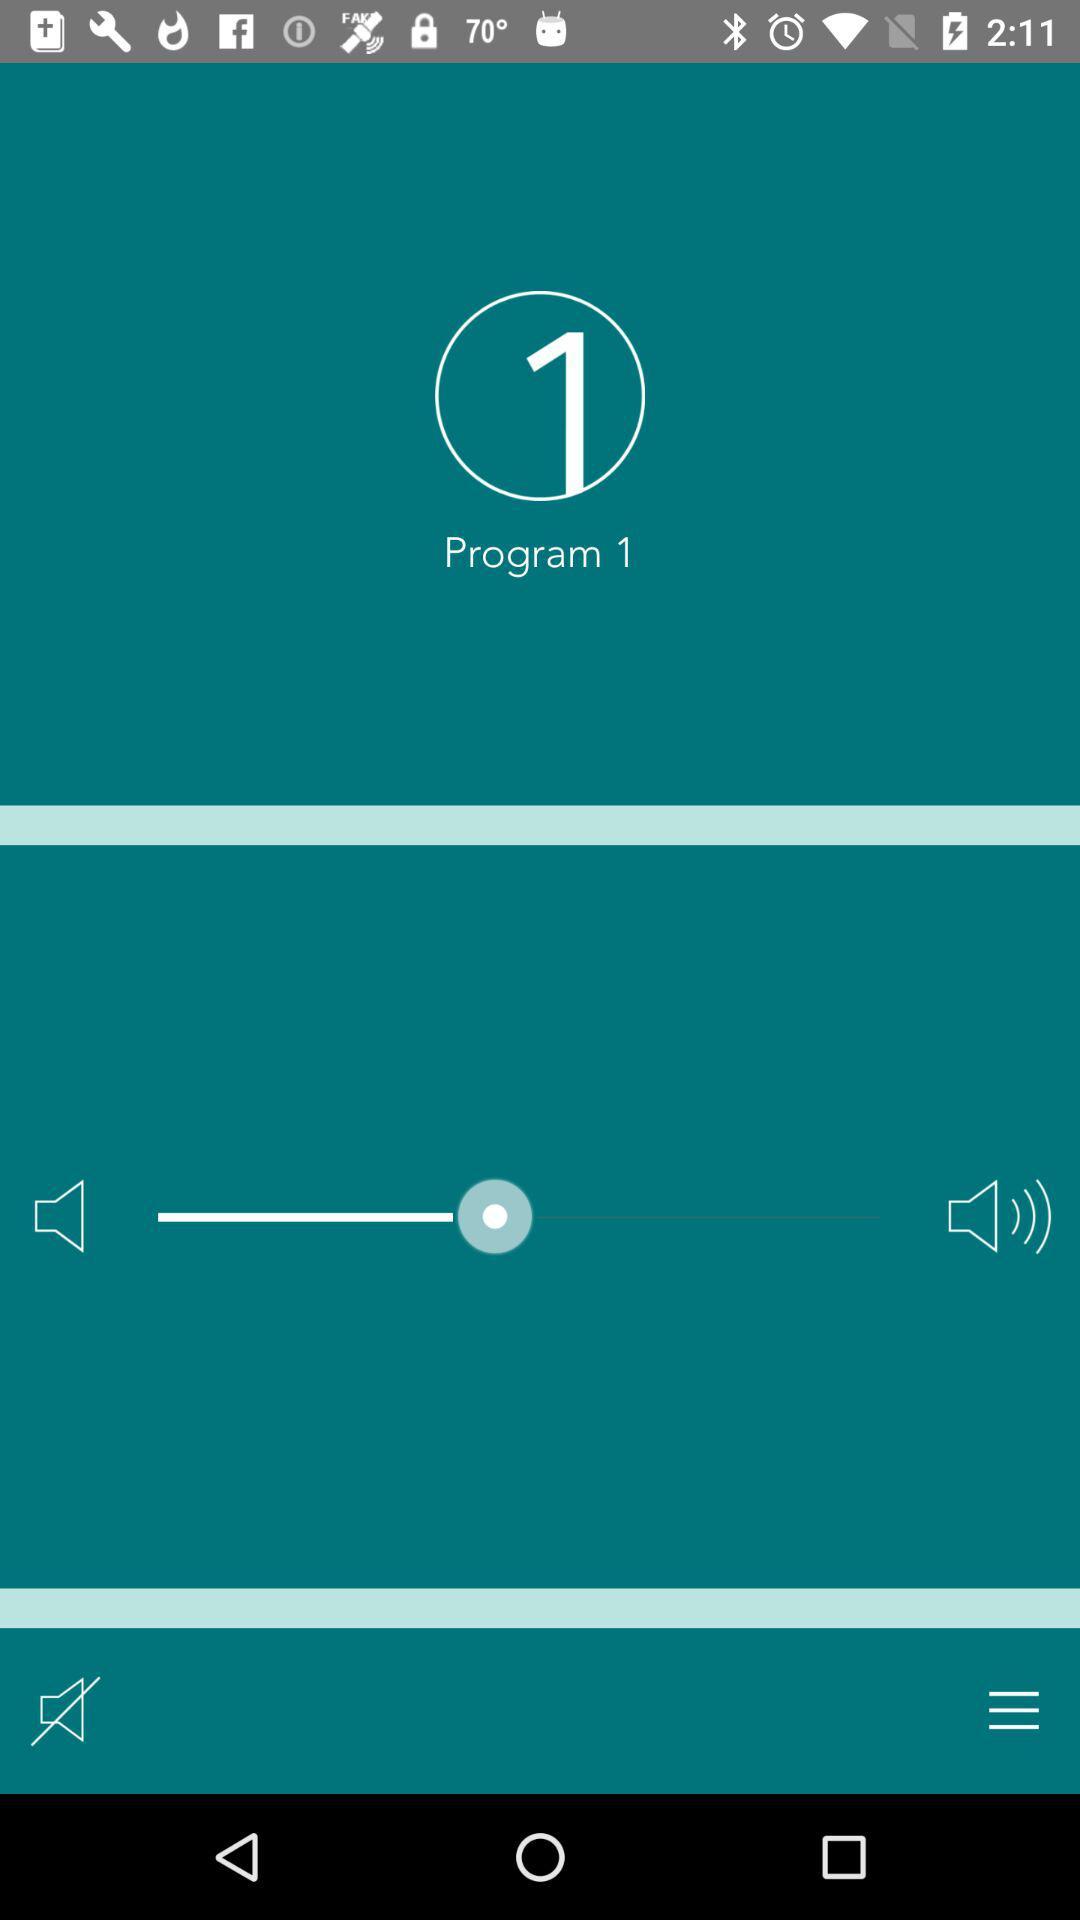 The width and height of the screenshot is (1080, 1920). What do you see at coordinates (1014, 1709) in the screenshot?
I see `menu` at bounding box center [1014, 1709].